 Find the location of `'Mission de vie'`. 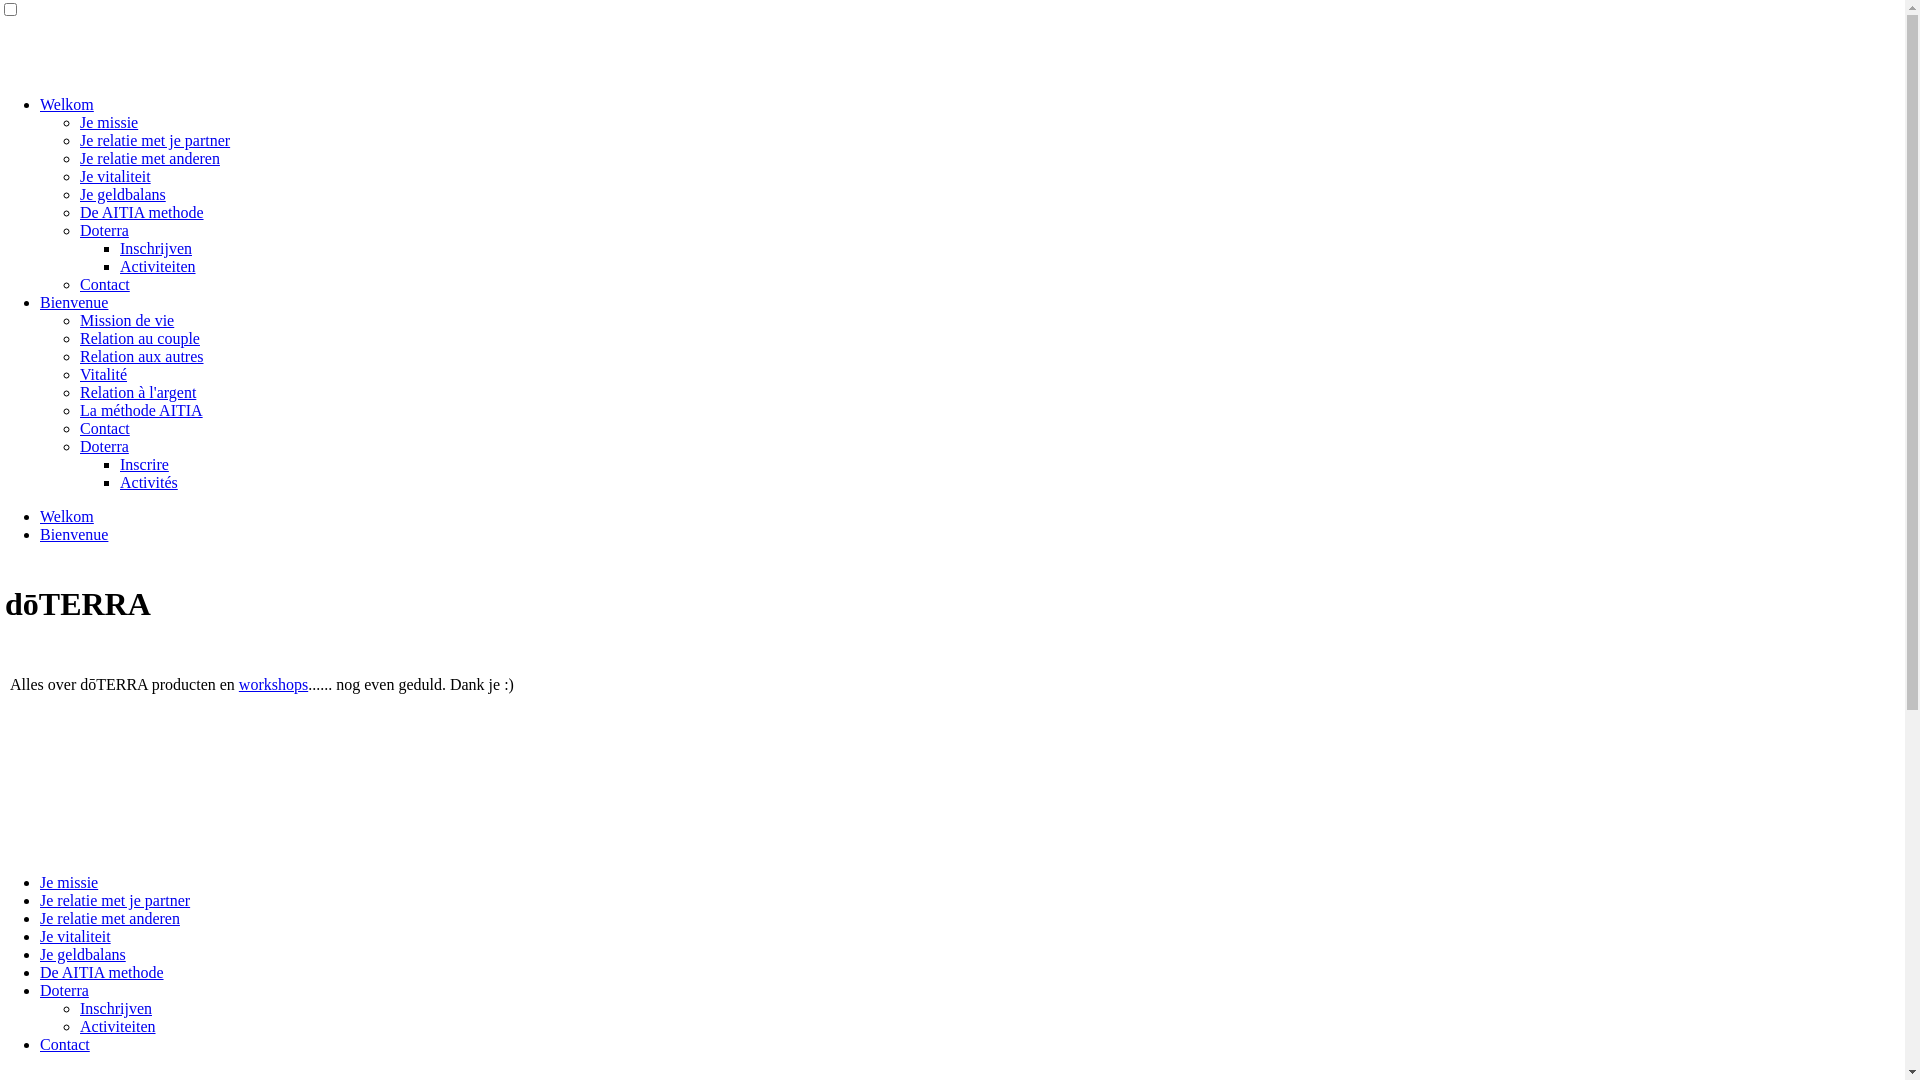

'Mission de vie' is located at coordinates (125, 319).